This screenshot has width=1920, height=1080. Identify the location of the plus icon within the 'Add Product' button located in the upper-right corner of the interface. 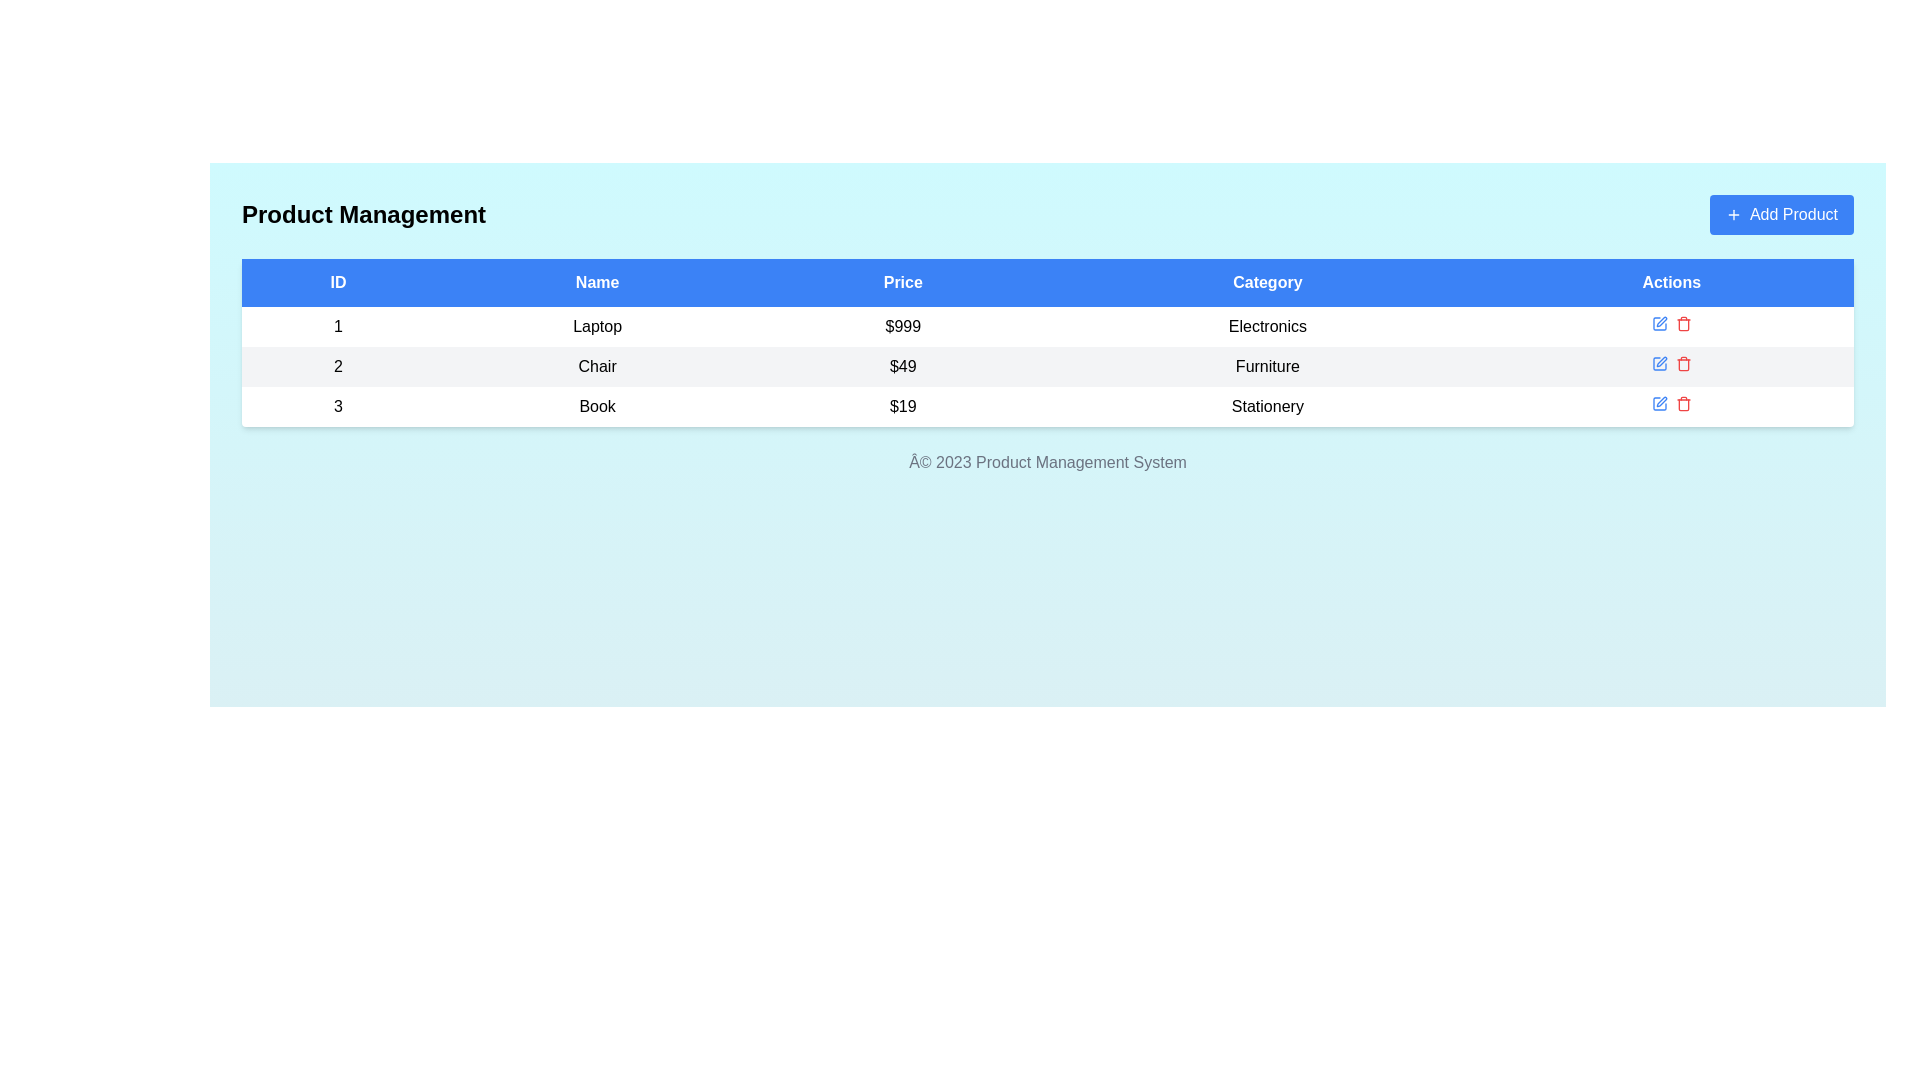
(1732, 215).